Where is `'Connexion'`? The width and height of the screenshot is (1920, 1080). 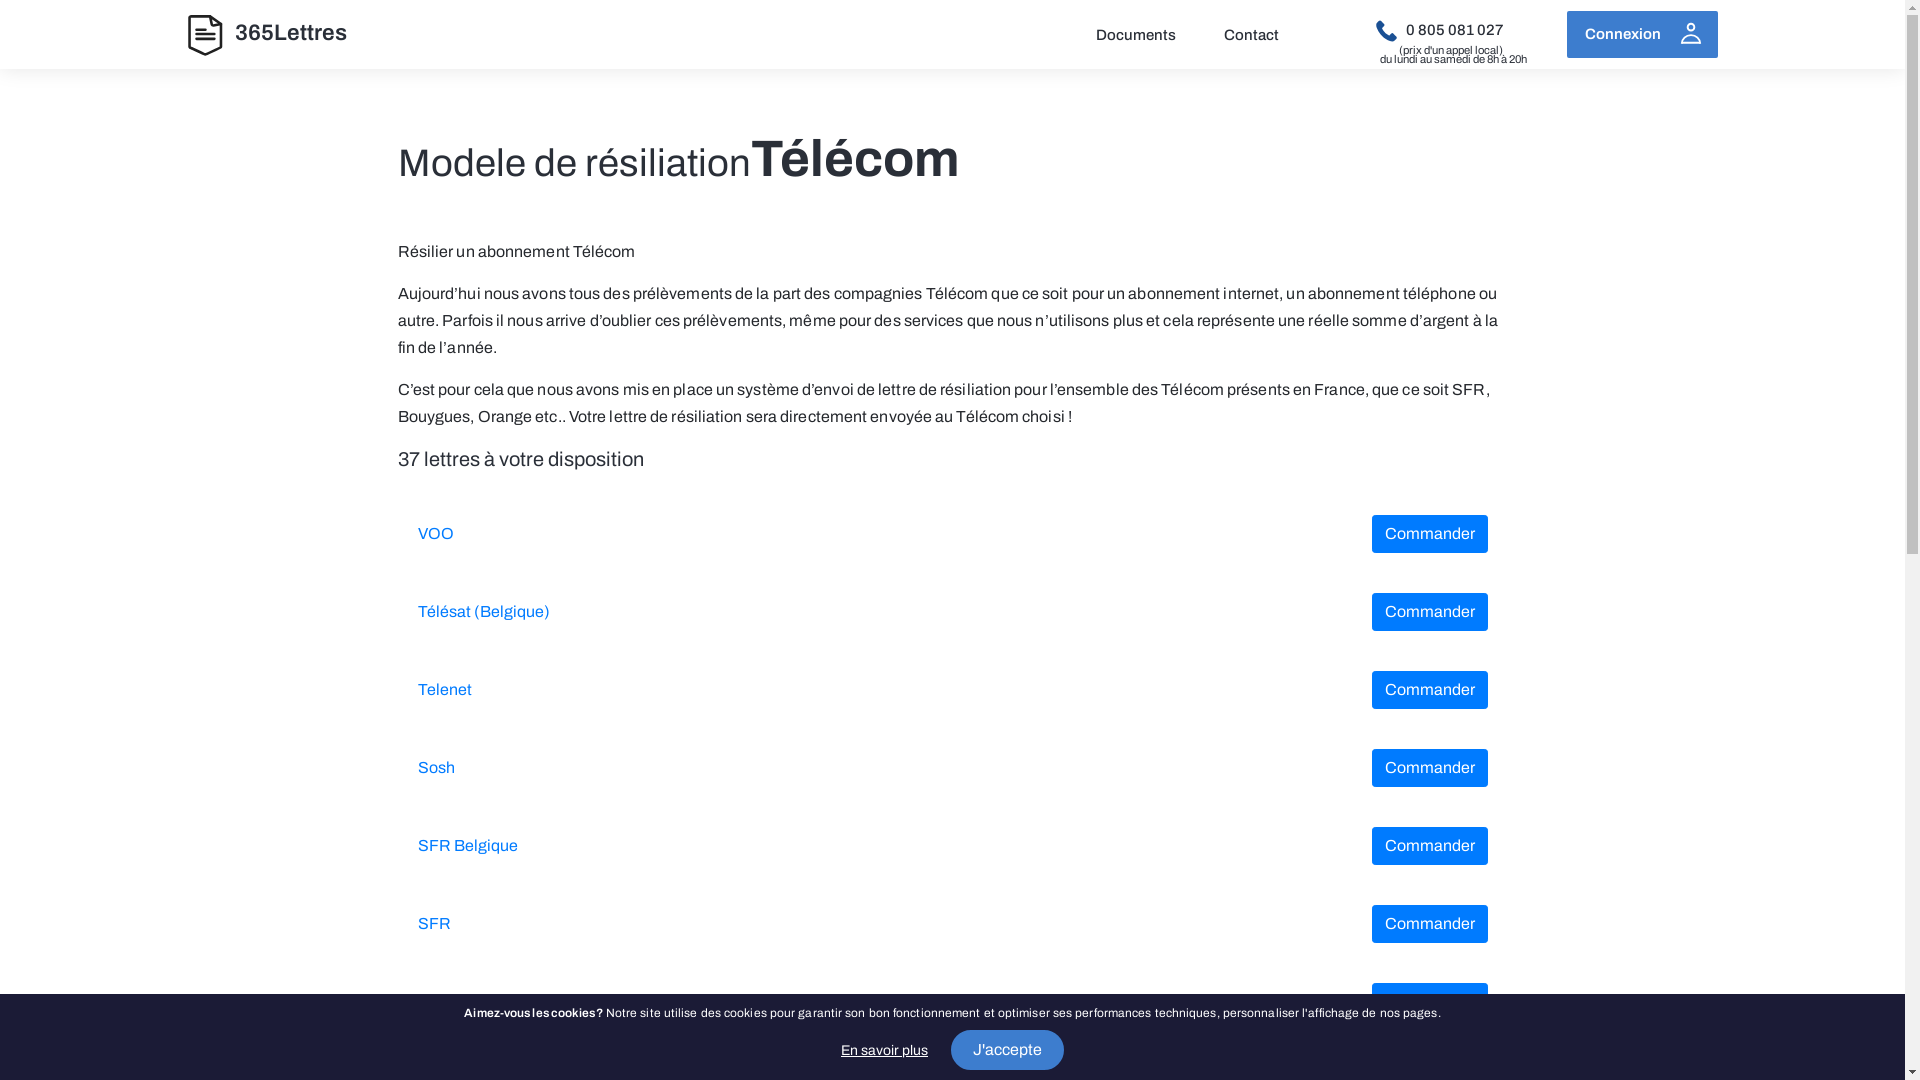 'Connexion' is located at coordinates (1641, 34).